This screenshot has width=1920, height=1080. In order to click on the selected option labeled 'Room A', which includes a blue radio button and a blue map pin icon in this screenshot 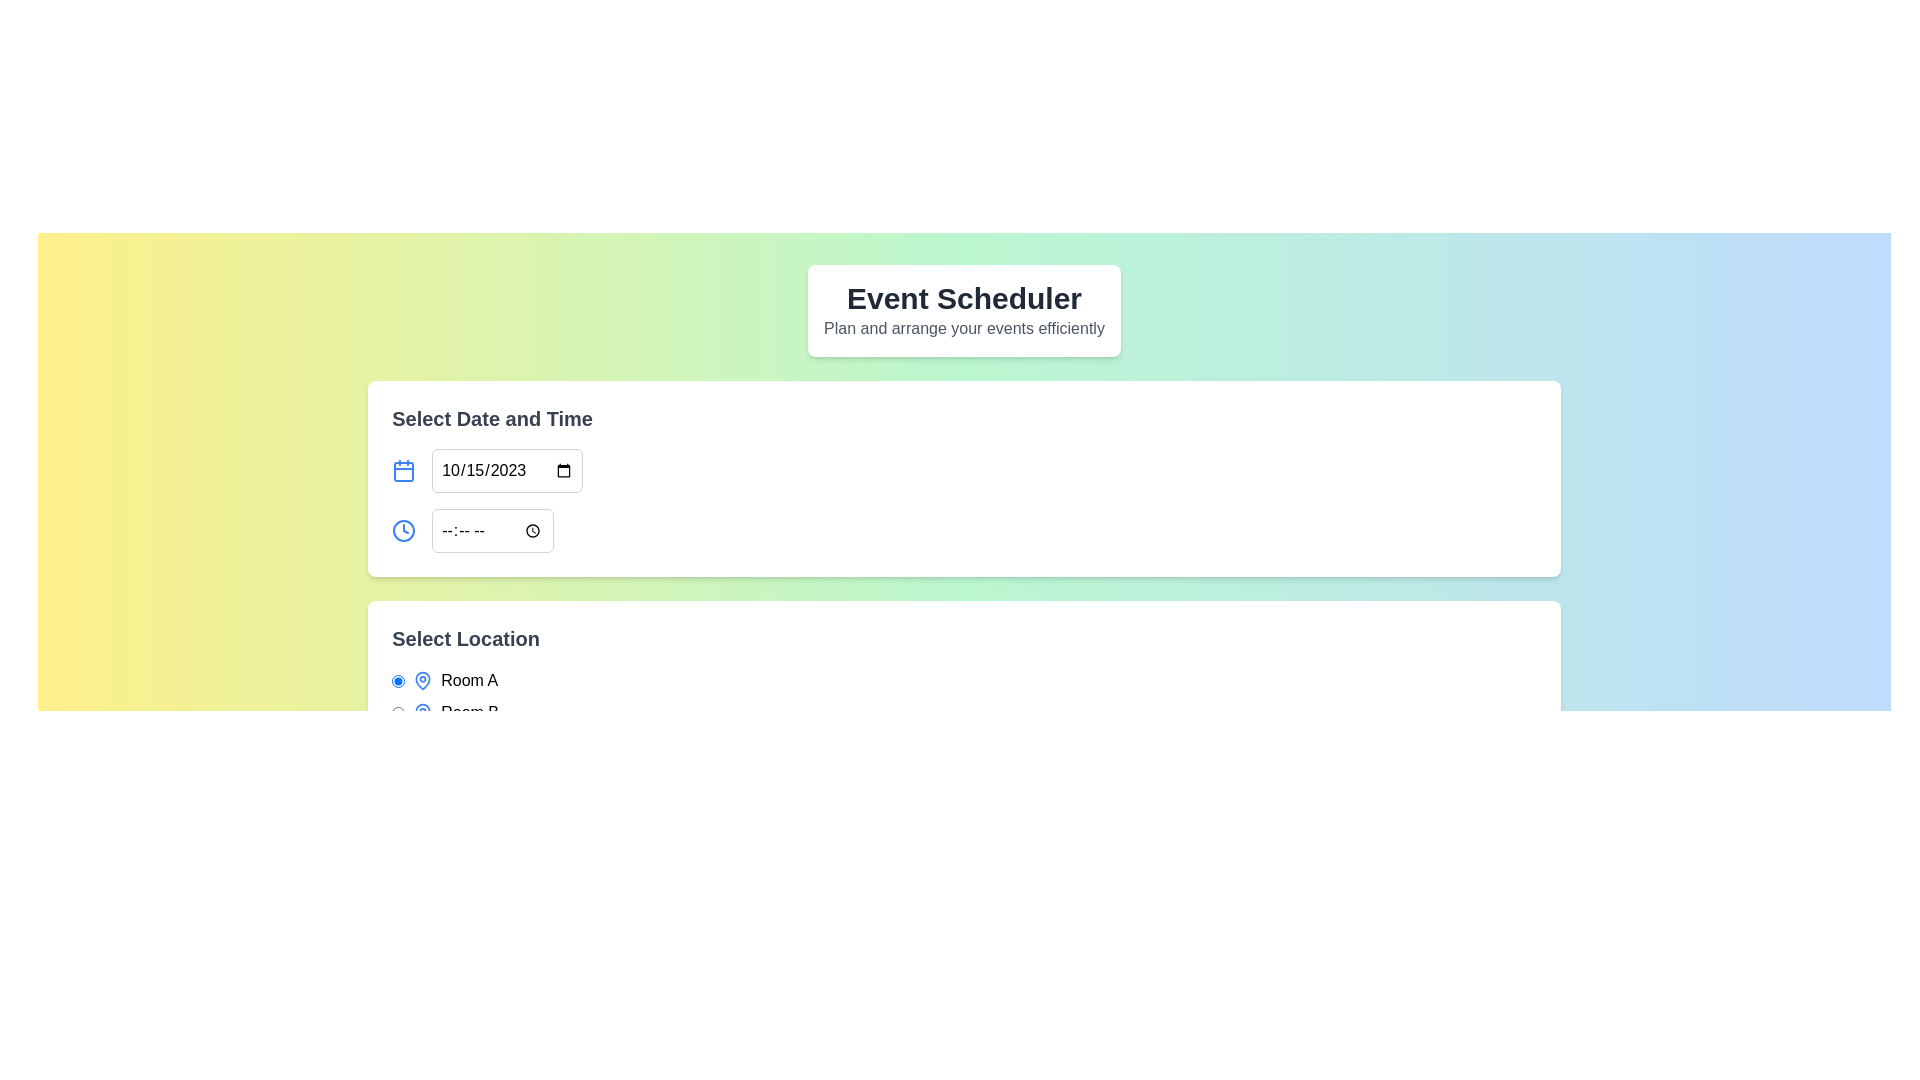, I will do `click(445, 680)`.